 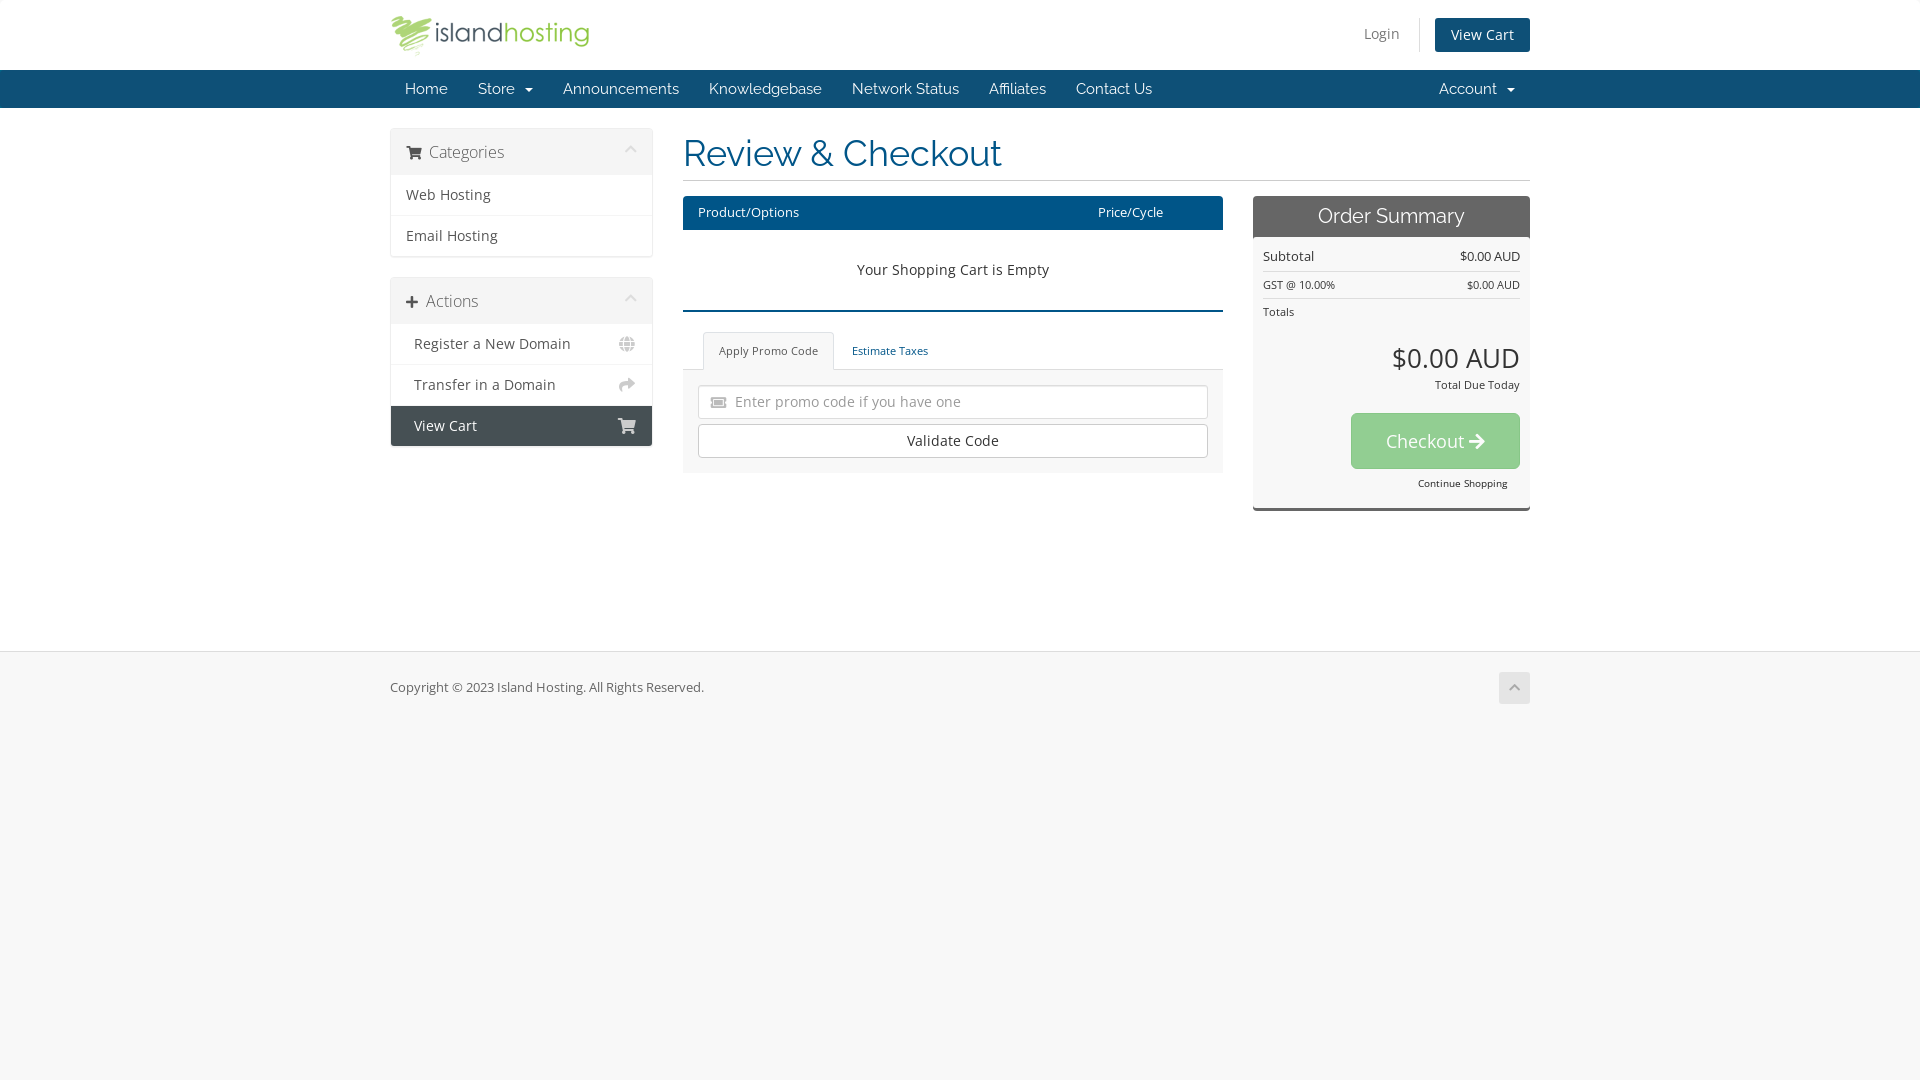 What do you see at coordinates (521, 195) in the screenshot?
I see `'Web Hosting'` at bounding box center [521, 195].